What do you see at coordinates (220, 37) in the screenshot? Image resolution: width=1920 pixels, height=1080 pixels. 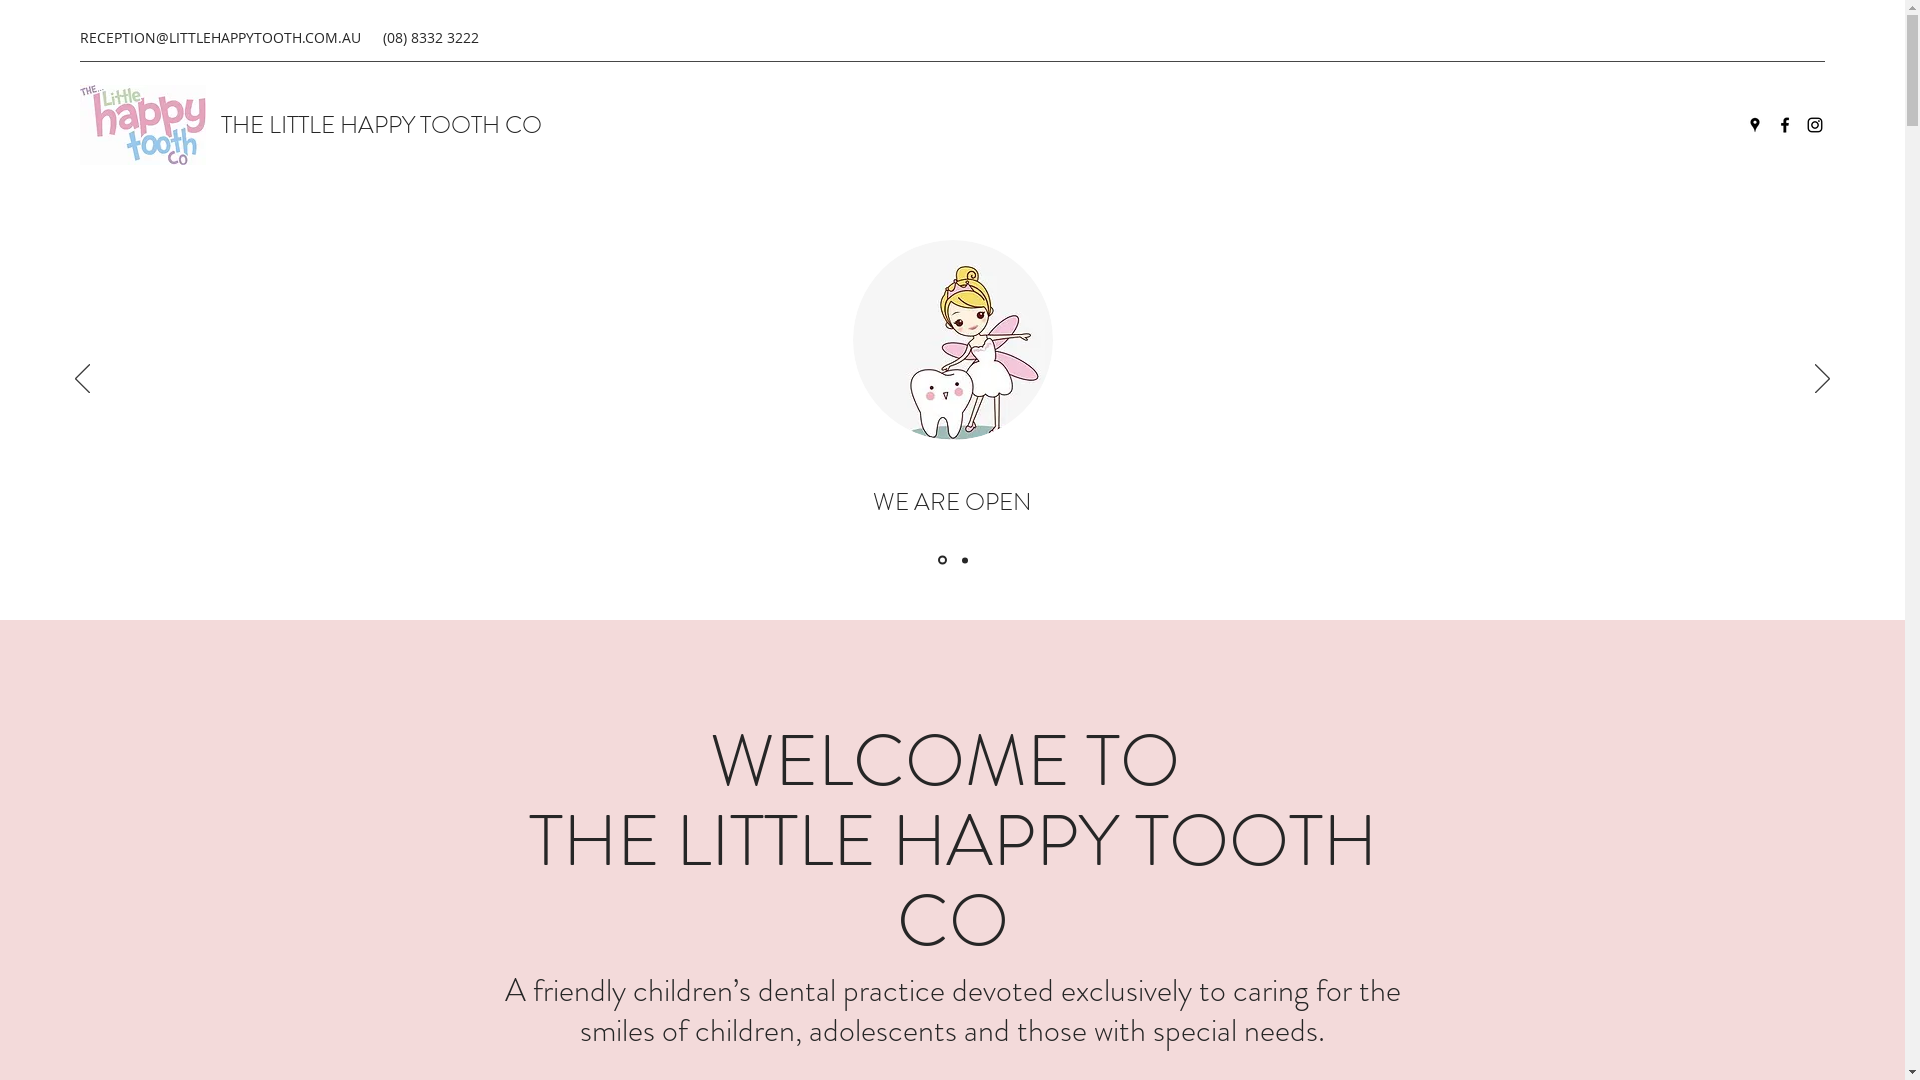 I see `'RECEPTION@LITTLEHAPPYTOOTH.COM.AU'` at bounding box center [220, 37].